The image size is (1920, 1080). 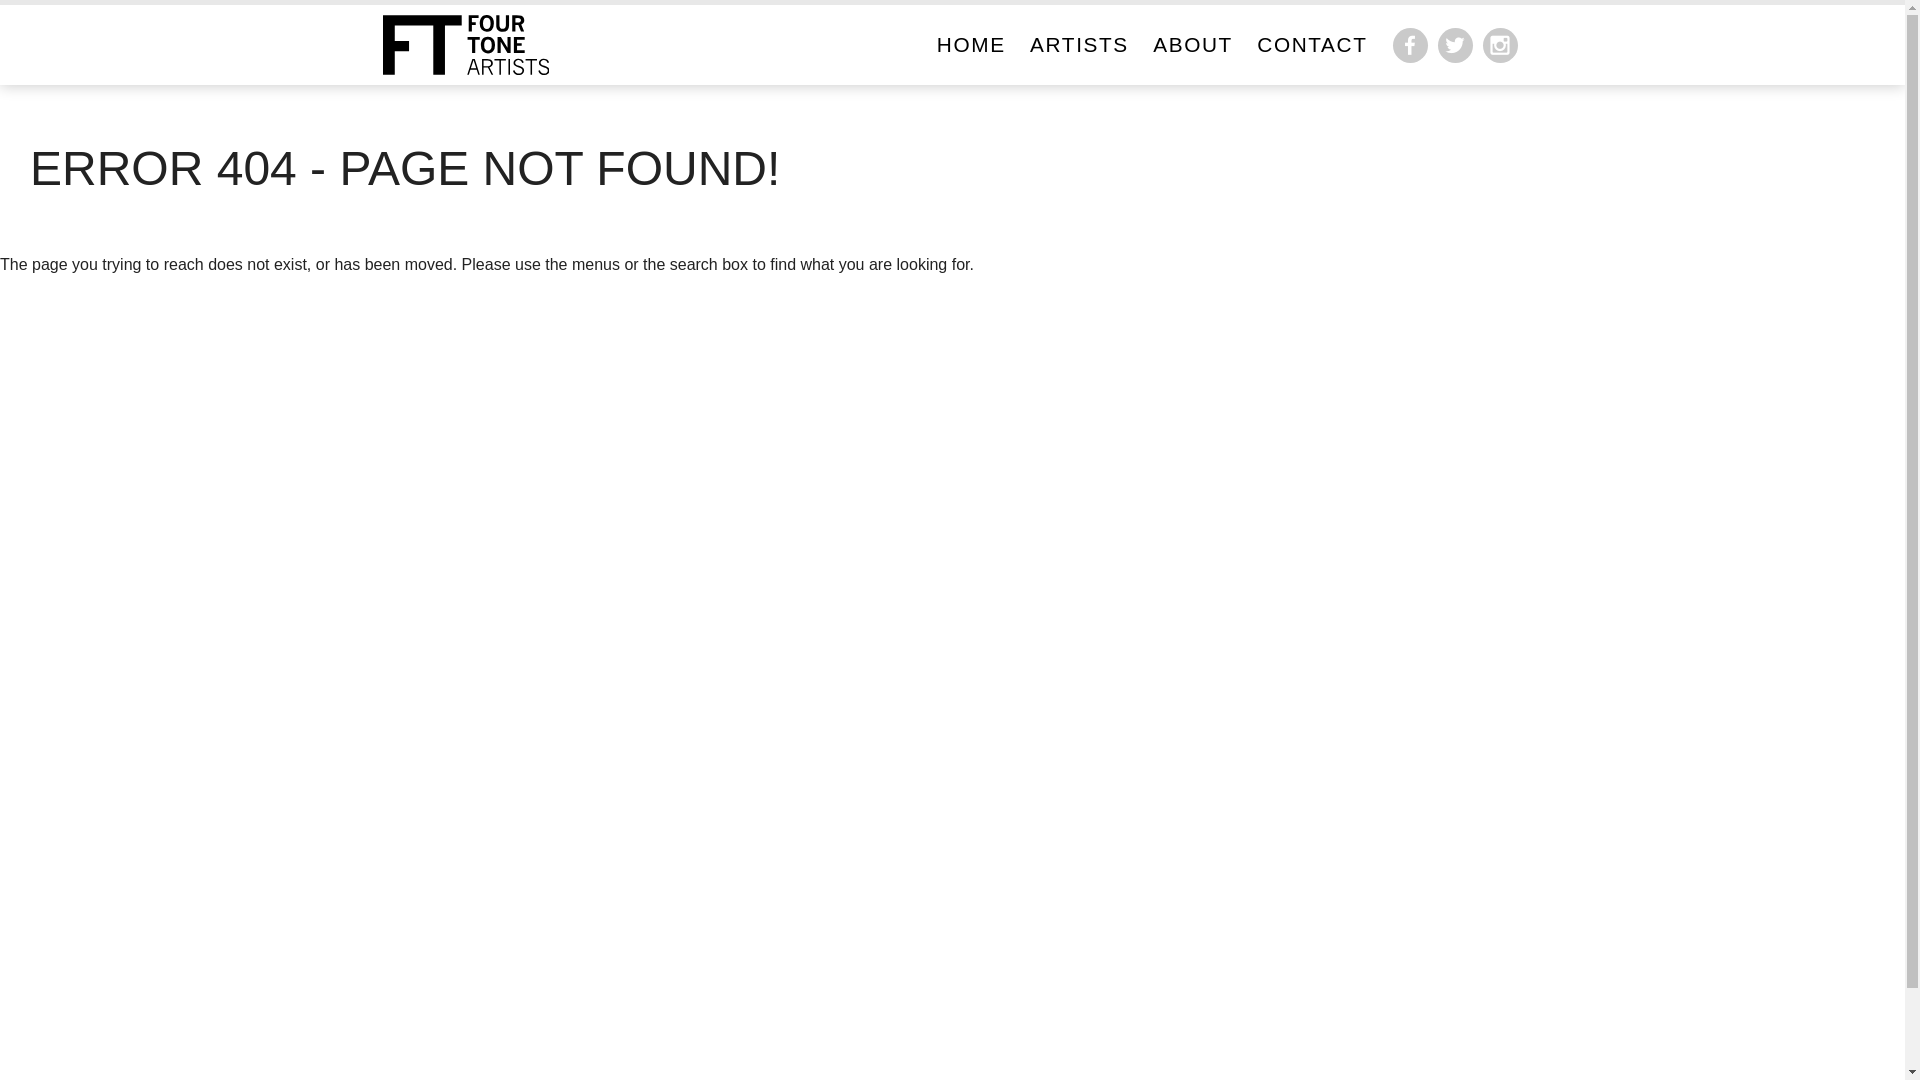 What do you see at coordinates (1246, 44) in the screenshot?
I see `'CONTACT'` at bounding box center [1246, 44].